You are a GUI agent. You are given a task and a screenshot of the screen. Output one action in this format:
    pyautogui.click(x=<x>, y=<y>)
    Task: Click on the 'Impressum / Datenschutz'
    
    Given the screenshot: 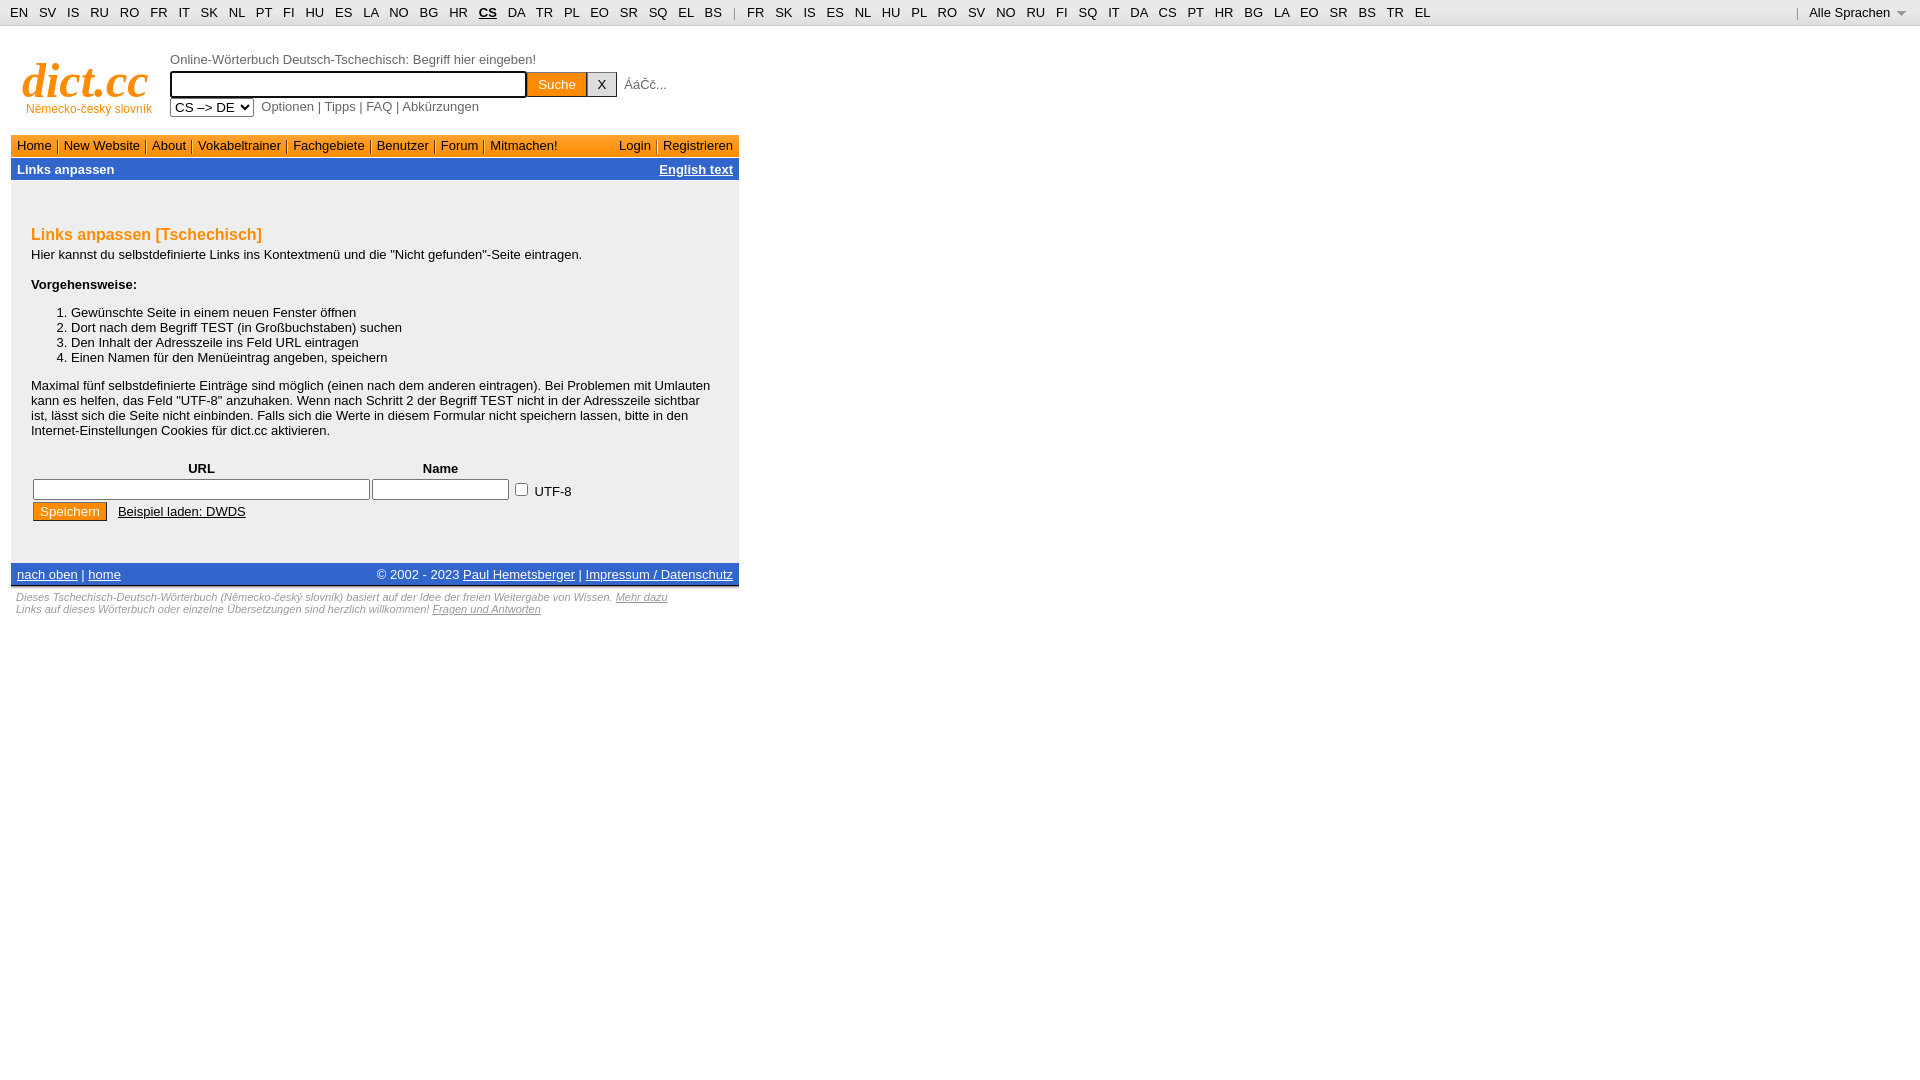 What is the action you would take?
    pyautogui.click(x=659, y=573)
    